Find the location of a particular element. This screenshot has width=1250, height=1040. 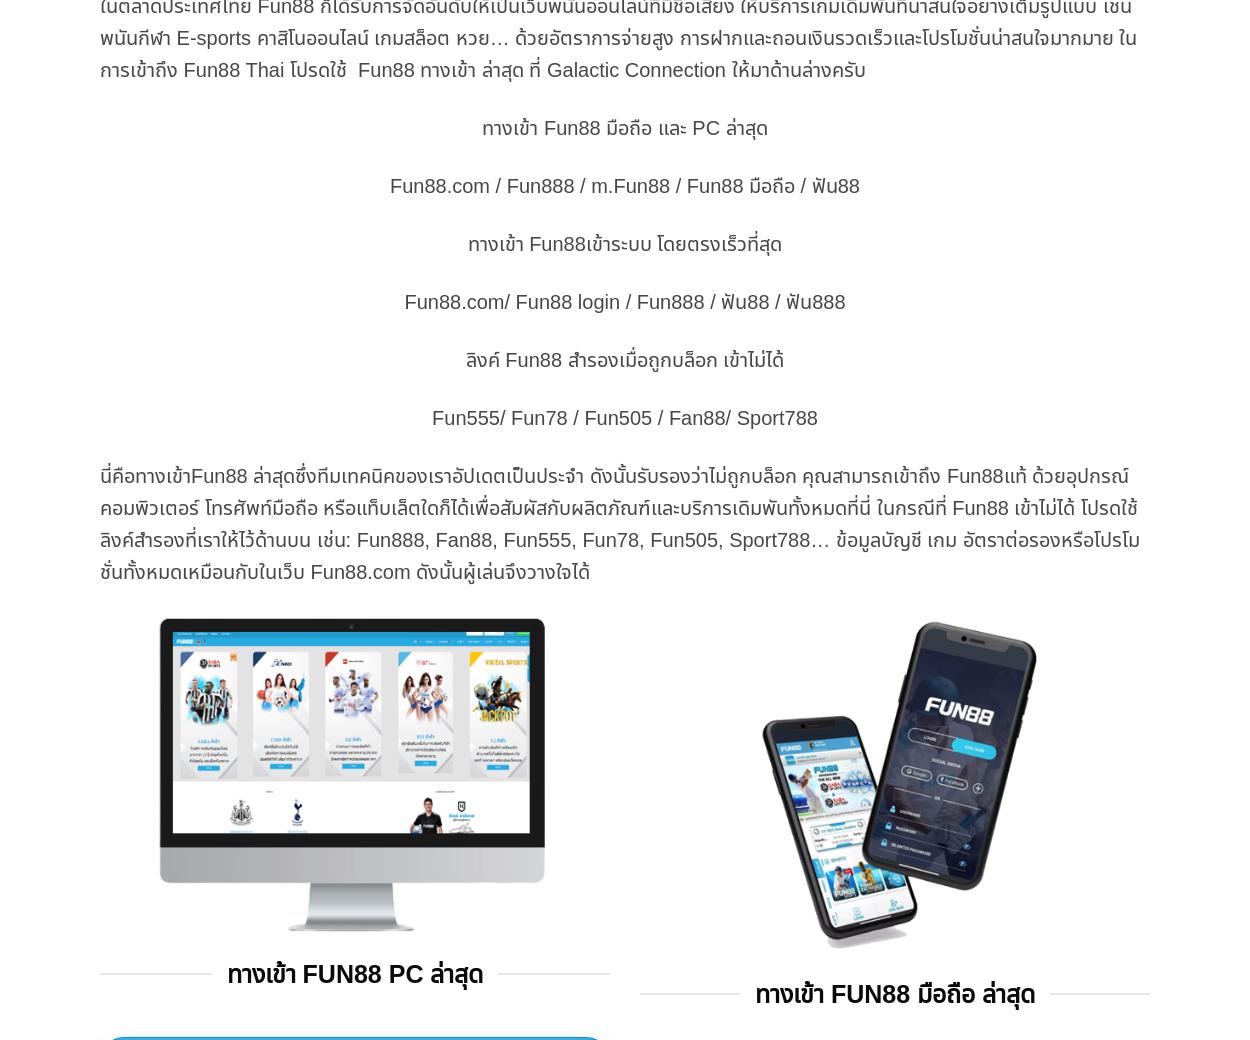

'ฟัน88' is located at coordinates (834, 185).